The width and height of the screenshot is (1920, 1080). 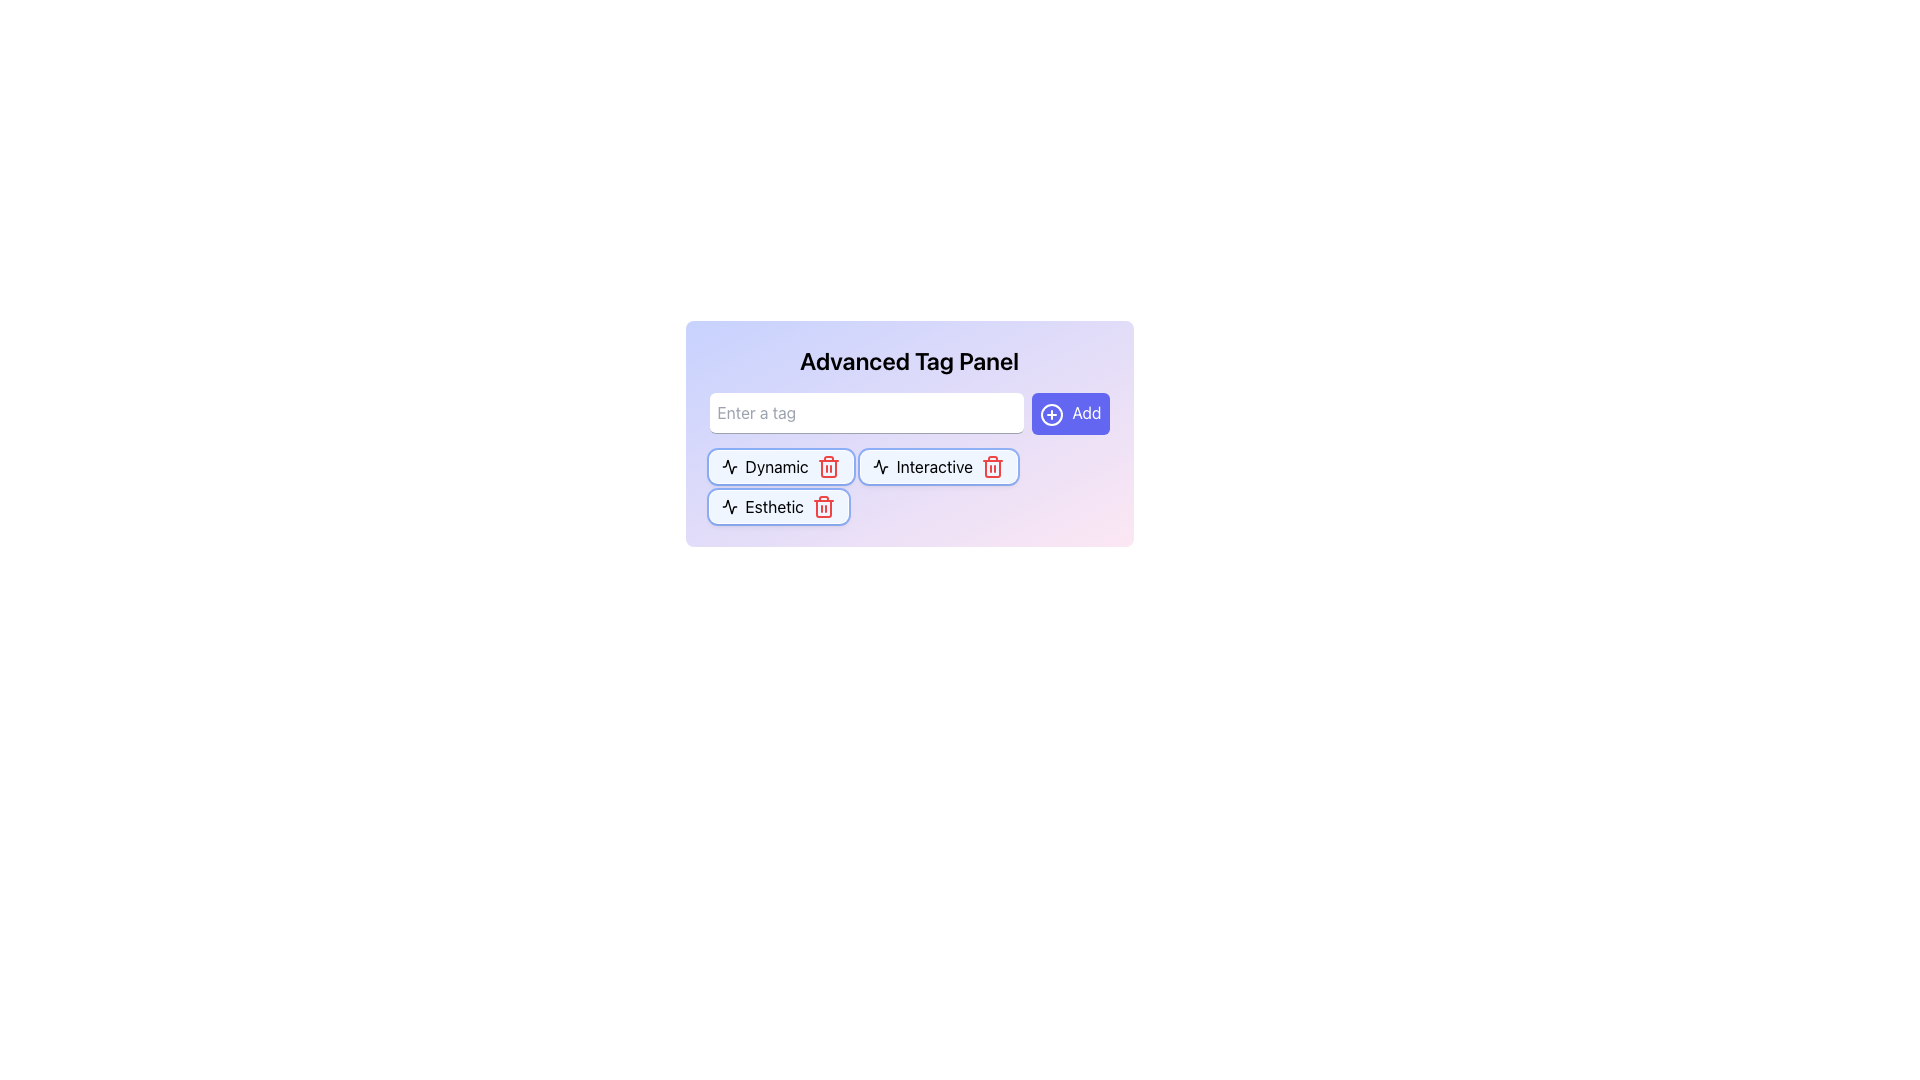 I want to click on the 'Interactive' Tag Button, which is the second button in a row of three, positioned between the 'Dynamic' and 'Esthetic' buttons, so click(x=937, y=466).